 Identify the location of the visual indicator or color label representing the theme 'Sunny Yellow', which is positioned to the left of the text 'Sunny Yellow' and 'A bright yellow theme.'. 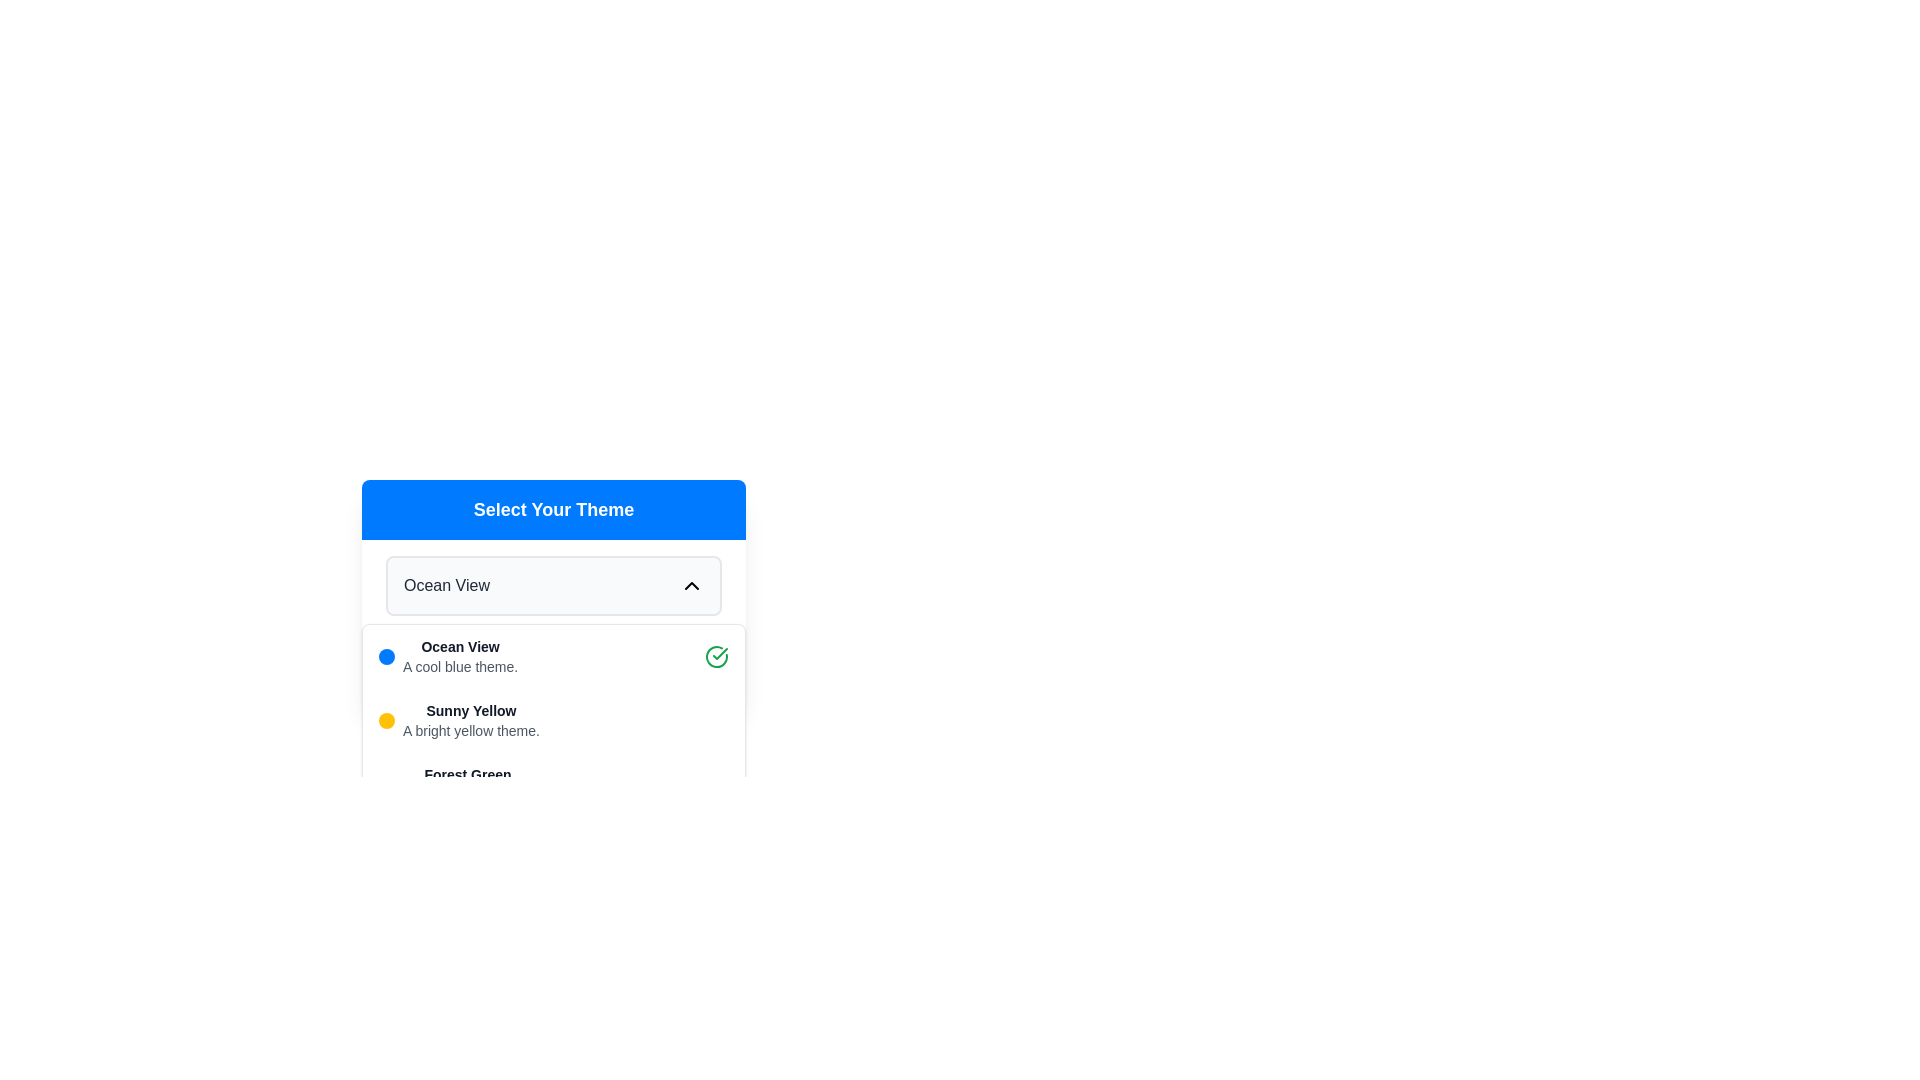
(387, 721).